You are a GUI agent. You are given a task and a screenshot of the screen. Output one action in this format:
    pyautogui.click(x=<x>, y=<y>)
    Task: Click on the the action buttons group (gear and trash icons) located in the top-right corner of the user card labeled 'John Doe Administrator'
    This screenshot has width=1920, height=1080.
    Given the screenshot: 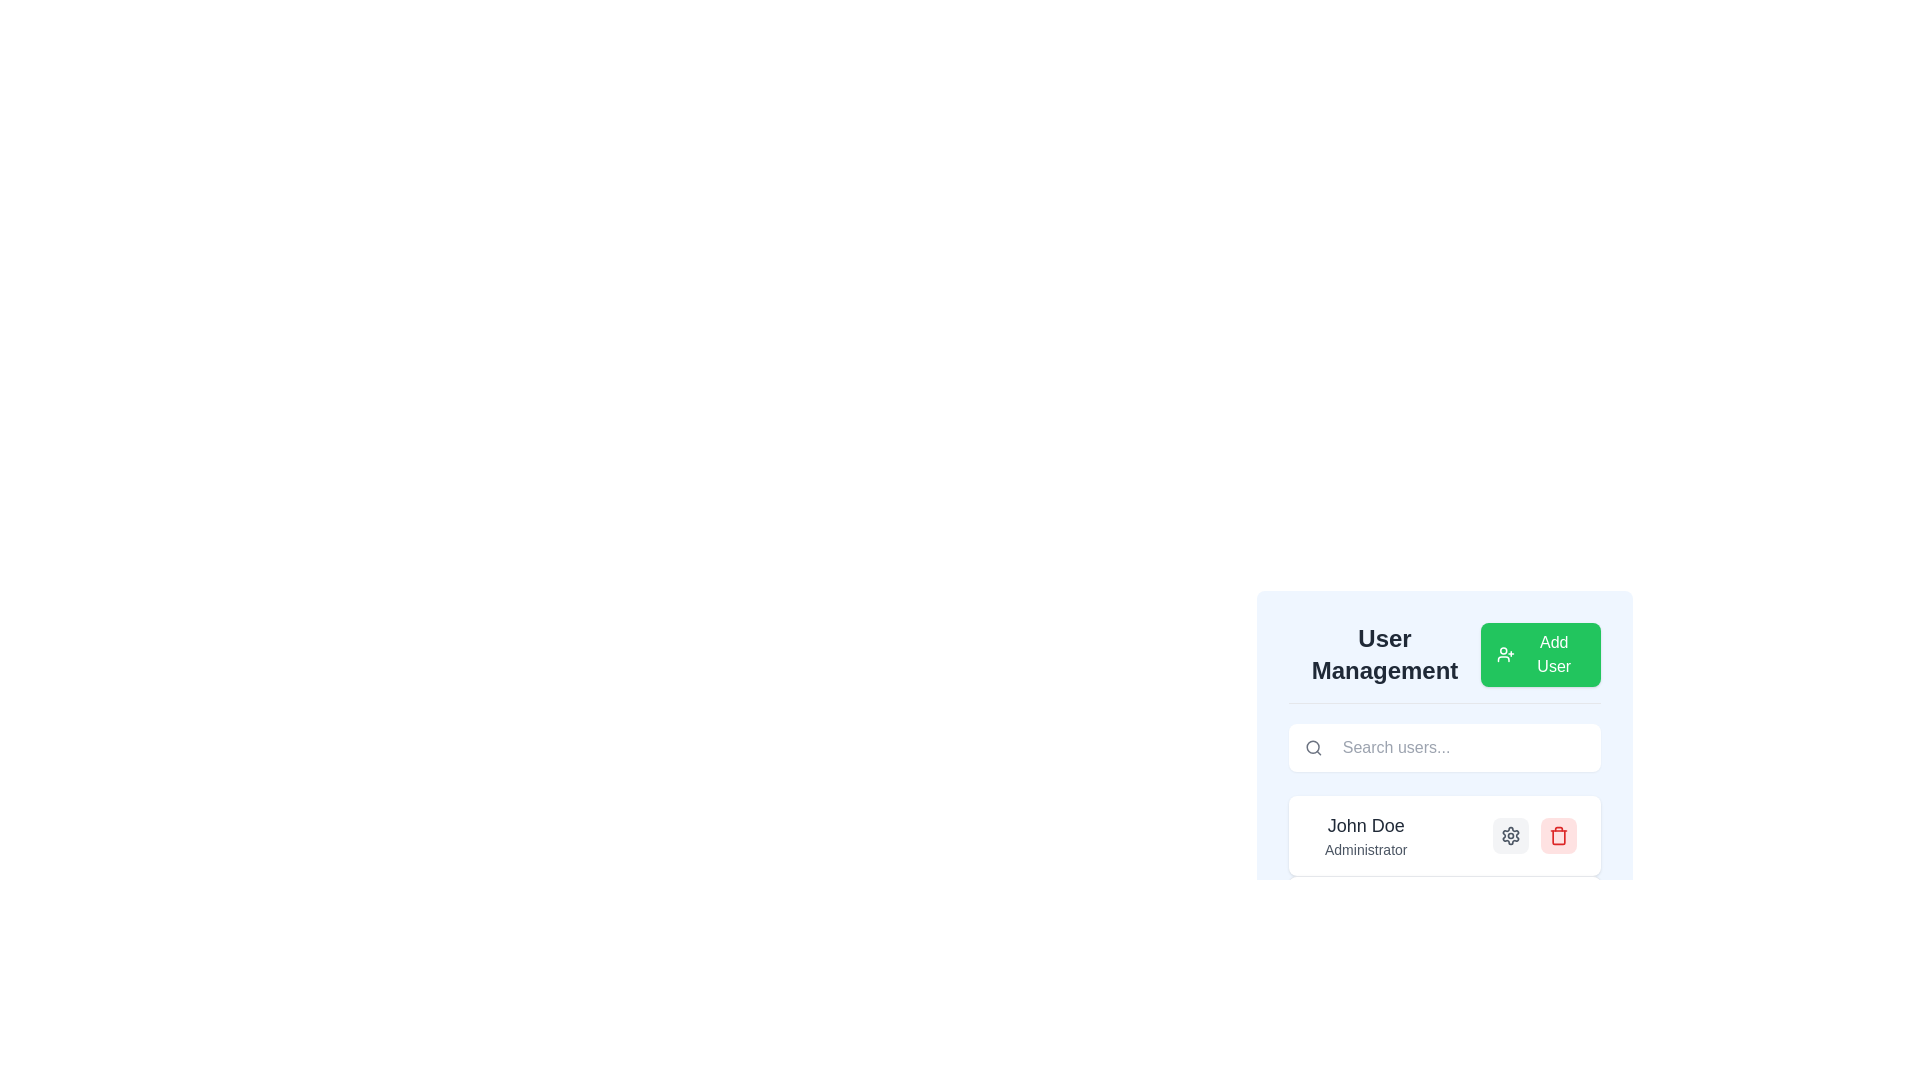 What is the action you would take?
    pyautogui.click(x=1534, y=836)
    